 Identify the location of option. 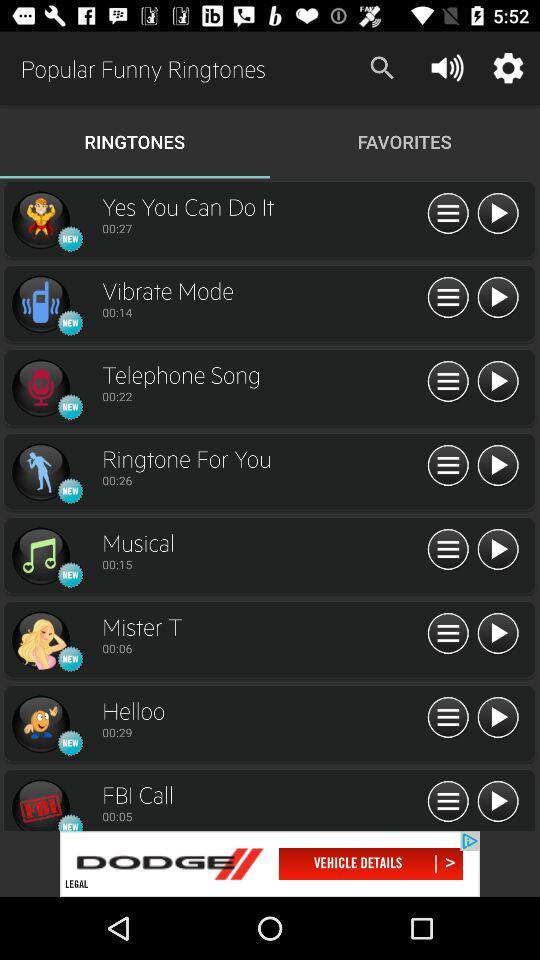
(496, 633).